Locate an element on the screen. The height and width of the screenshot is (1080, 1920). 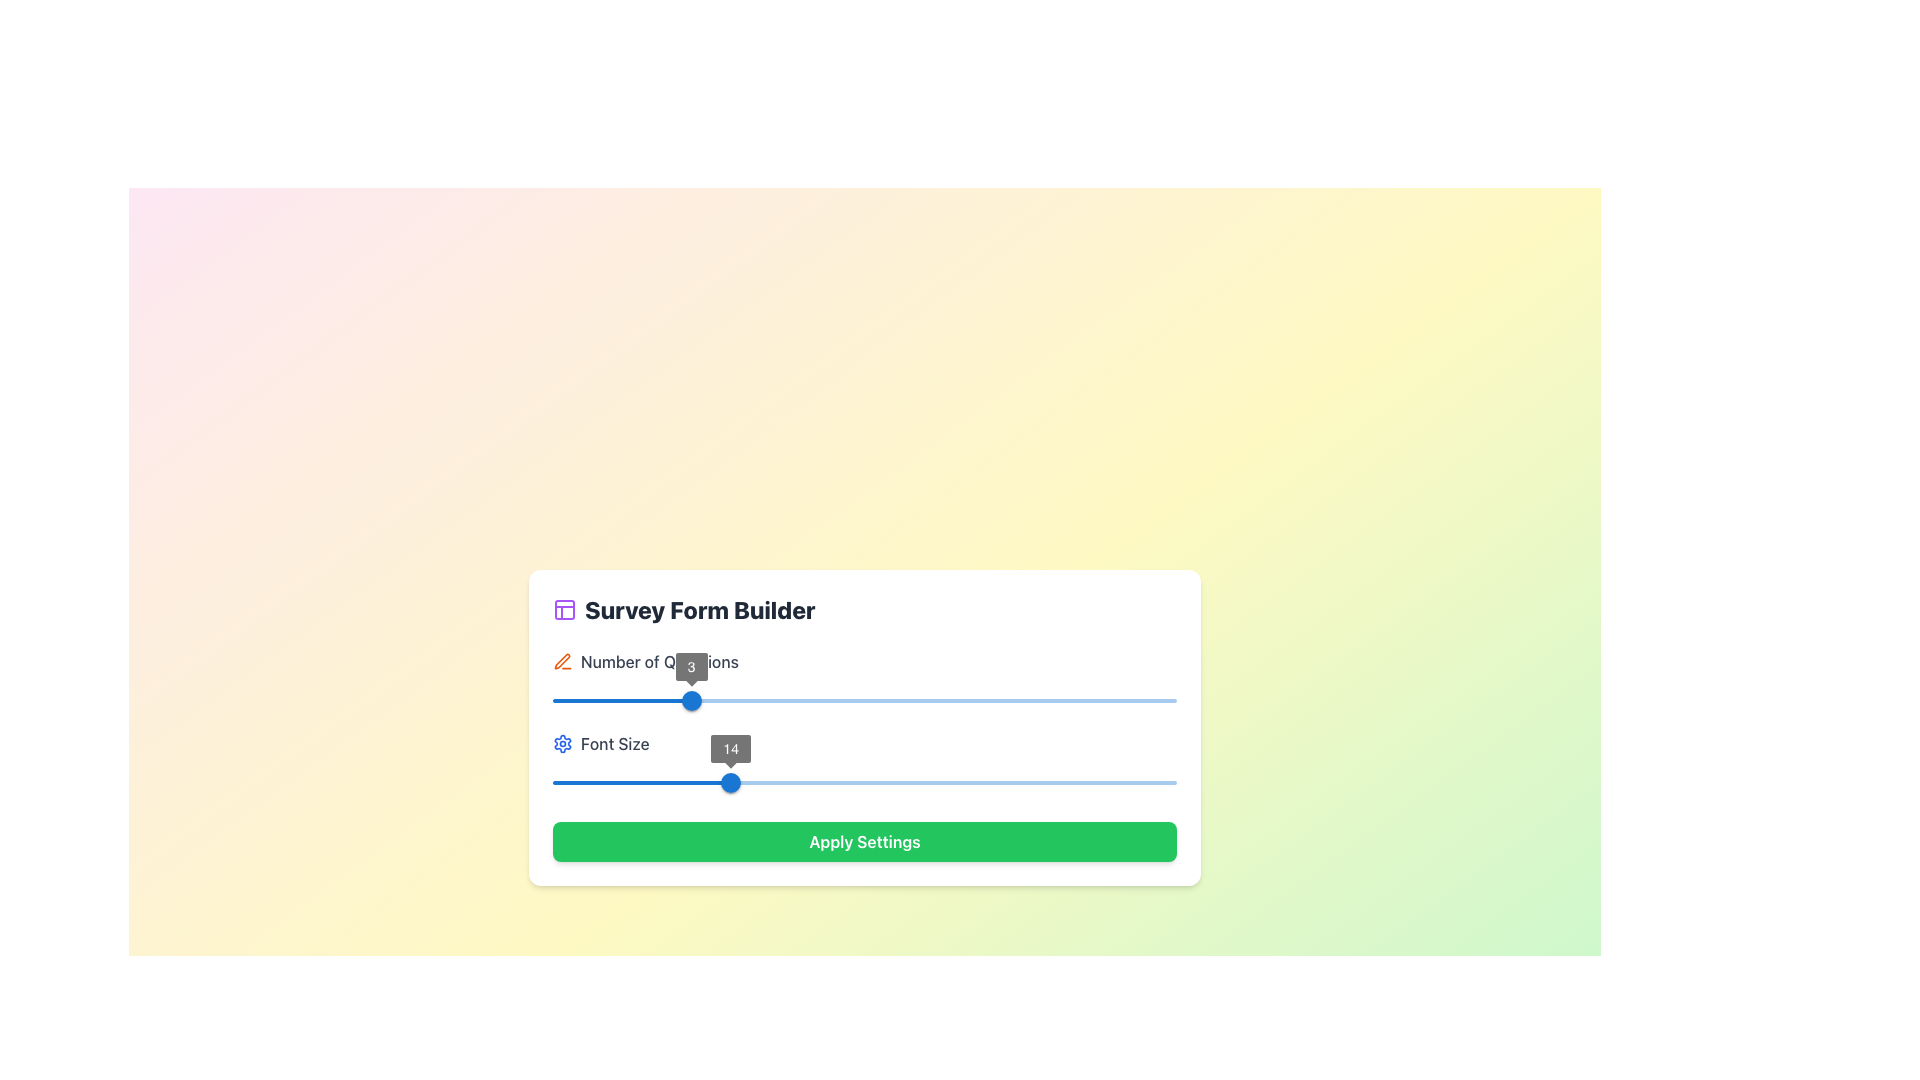
the blue gear settings icon located to the left of the 'Font Size' label in the Survey Form Builder card is located at coordinates (561, 744).